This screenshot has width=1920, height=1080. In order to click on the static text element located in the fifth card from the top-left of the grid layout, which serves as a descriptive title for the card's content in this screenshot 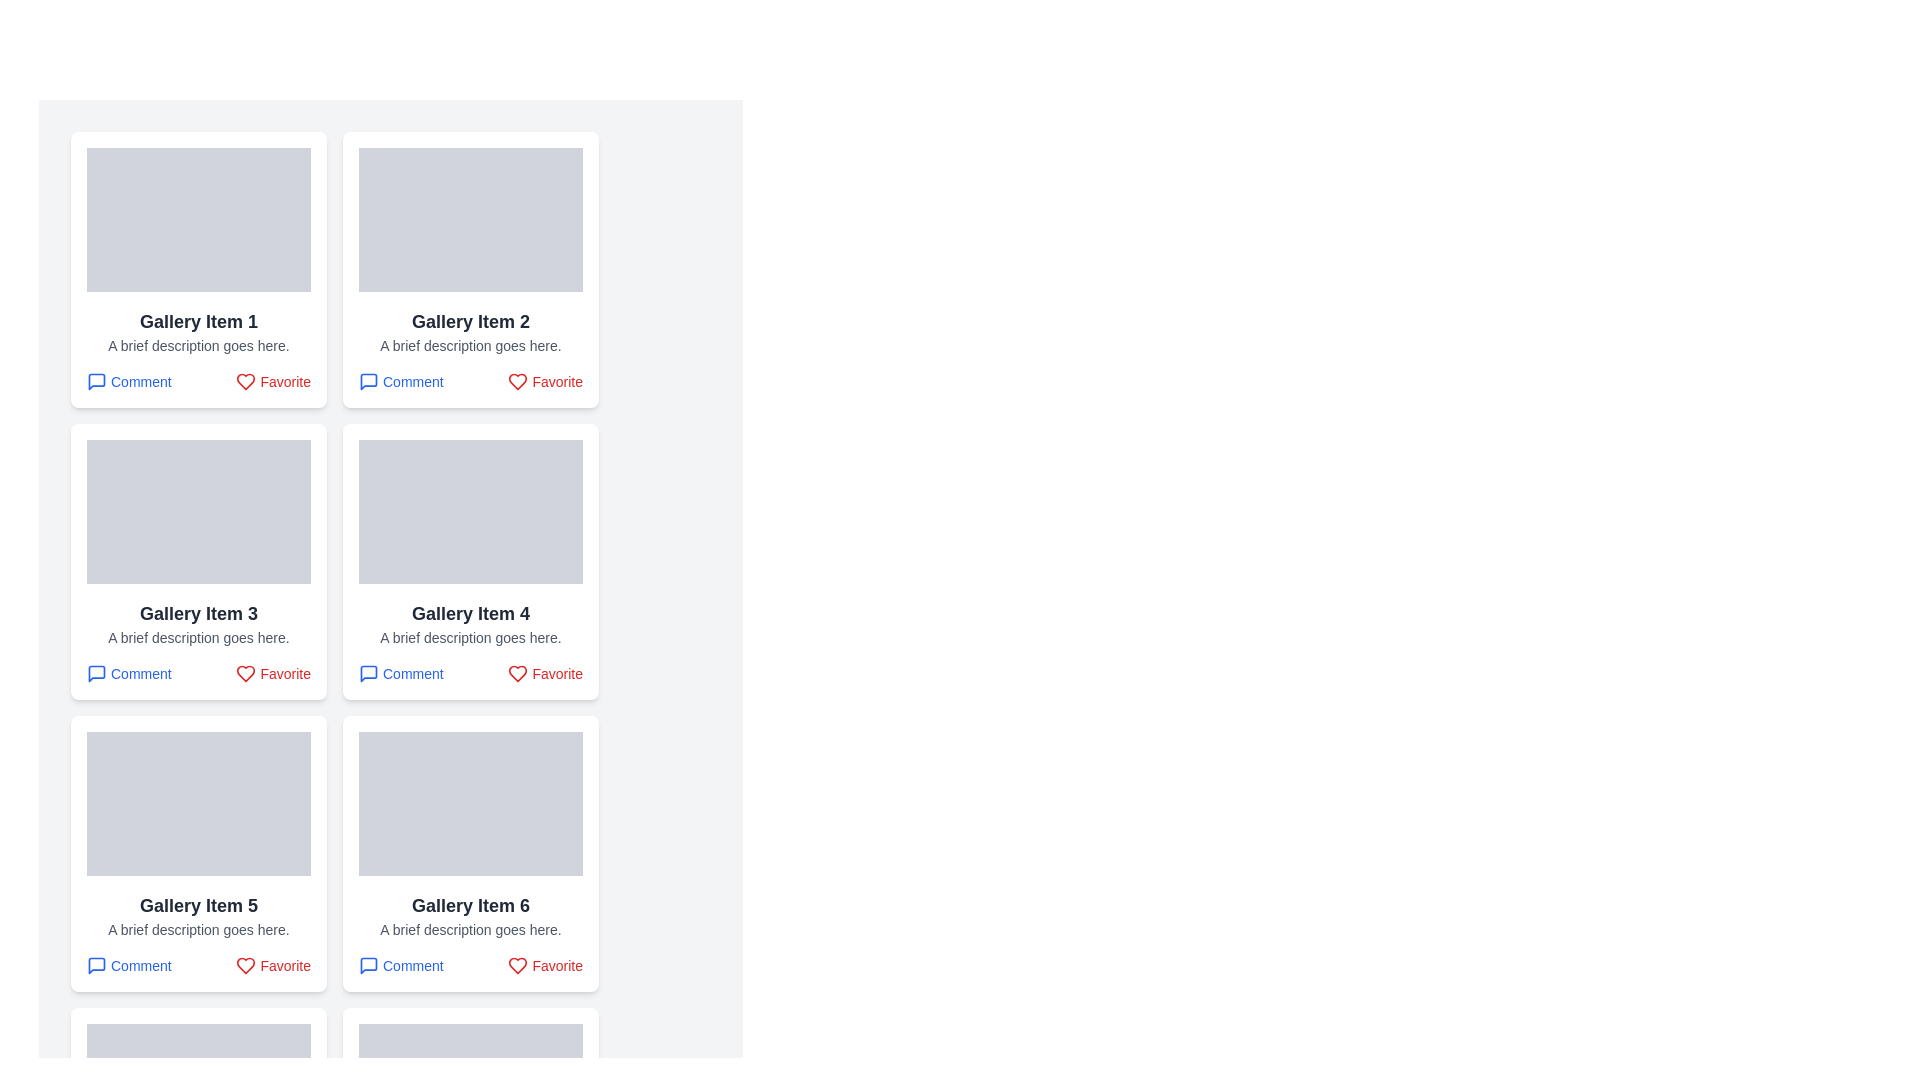, I will do `click(198, 906)`.